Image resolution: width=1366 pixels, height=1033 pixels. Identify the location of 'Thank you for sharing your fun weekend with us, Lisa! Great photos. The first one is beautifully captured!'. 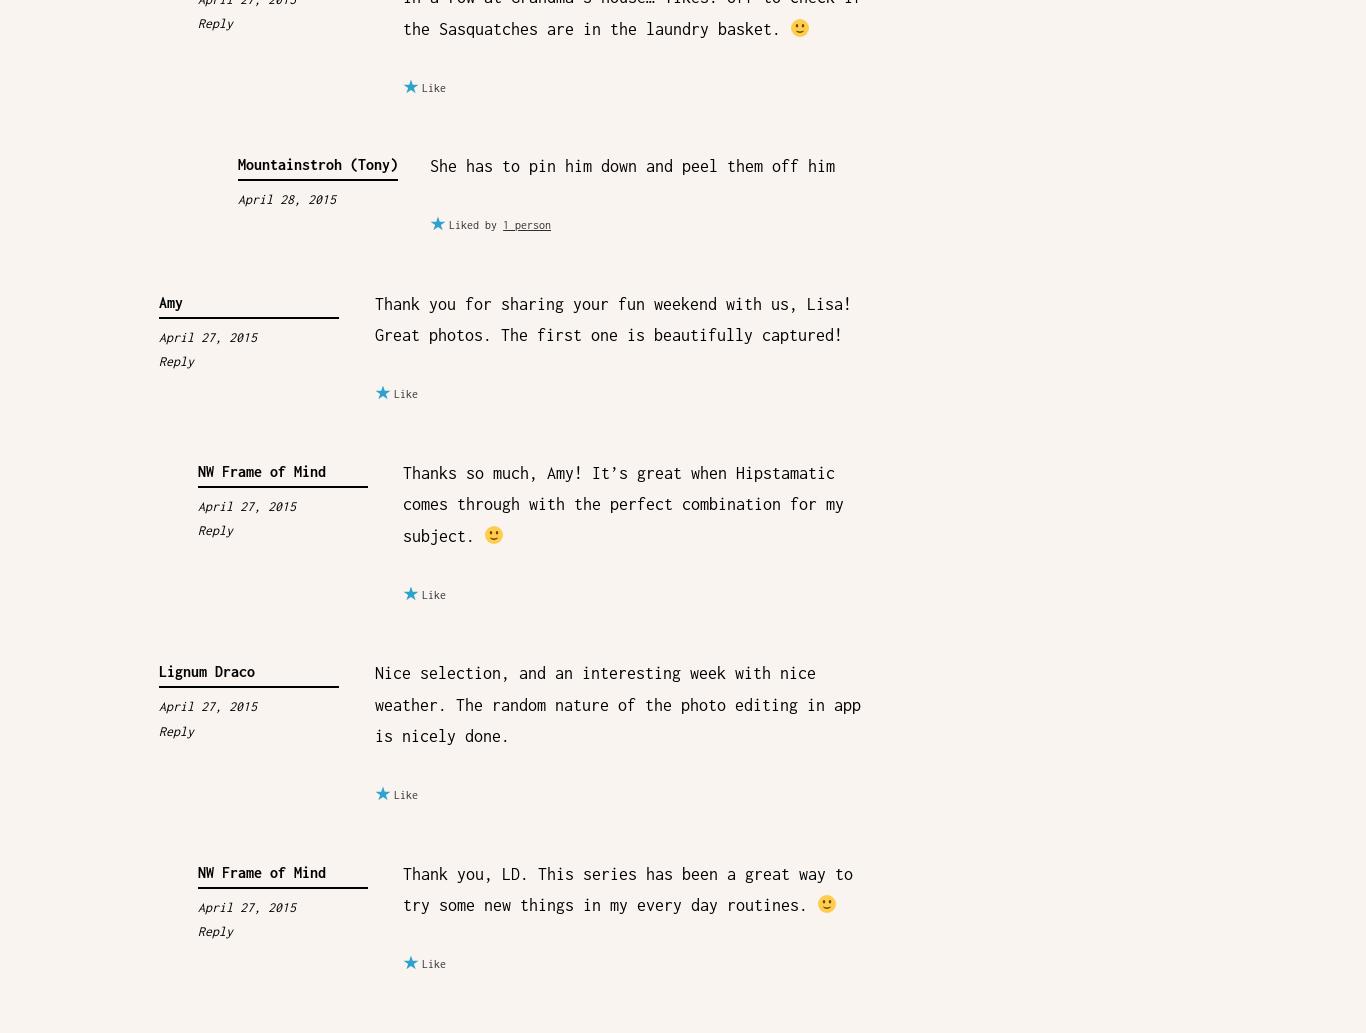
(611, 317).